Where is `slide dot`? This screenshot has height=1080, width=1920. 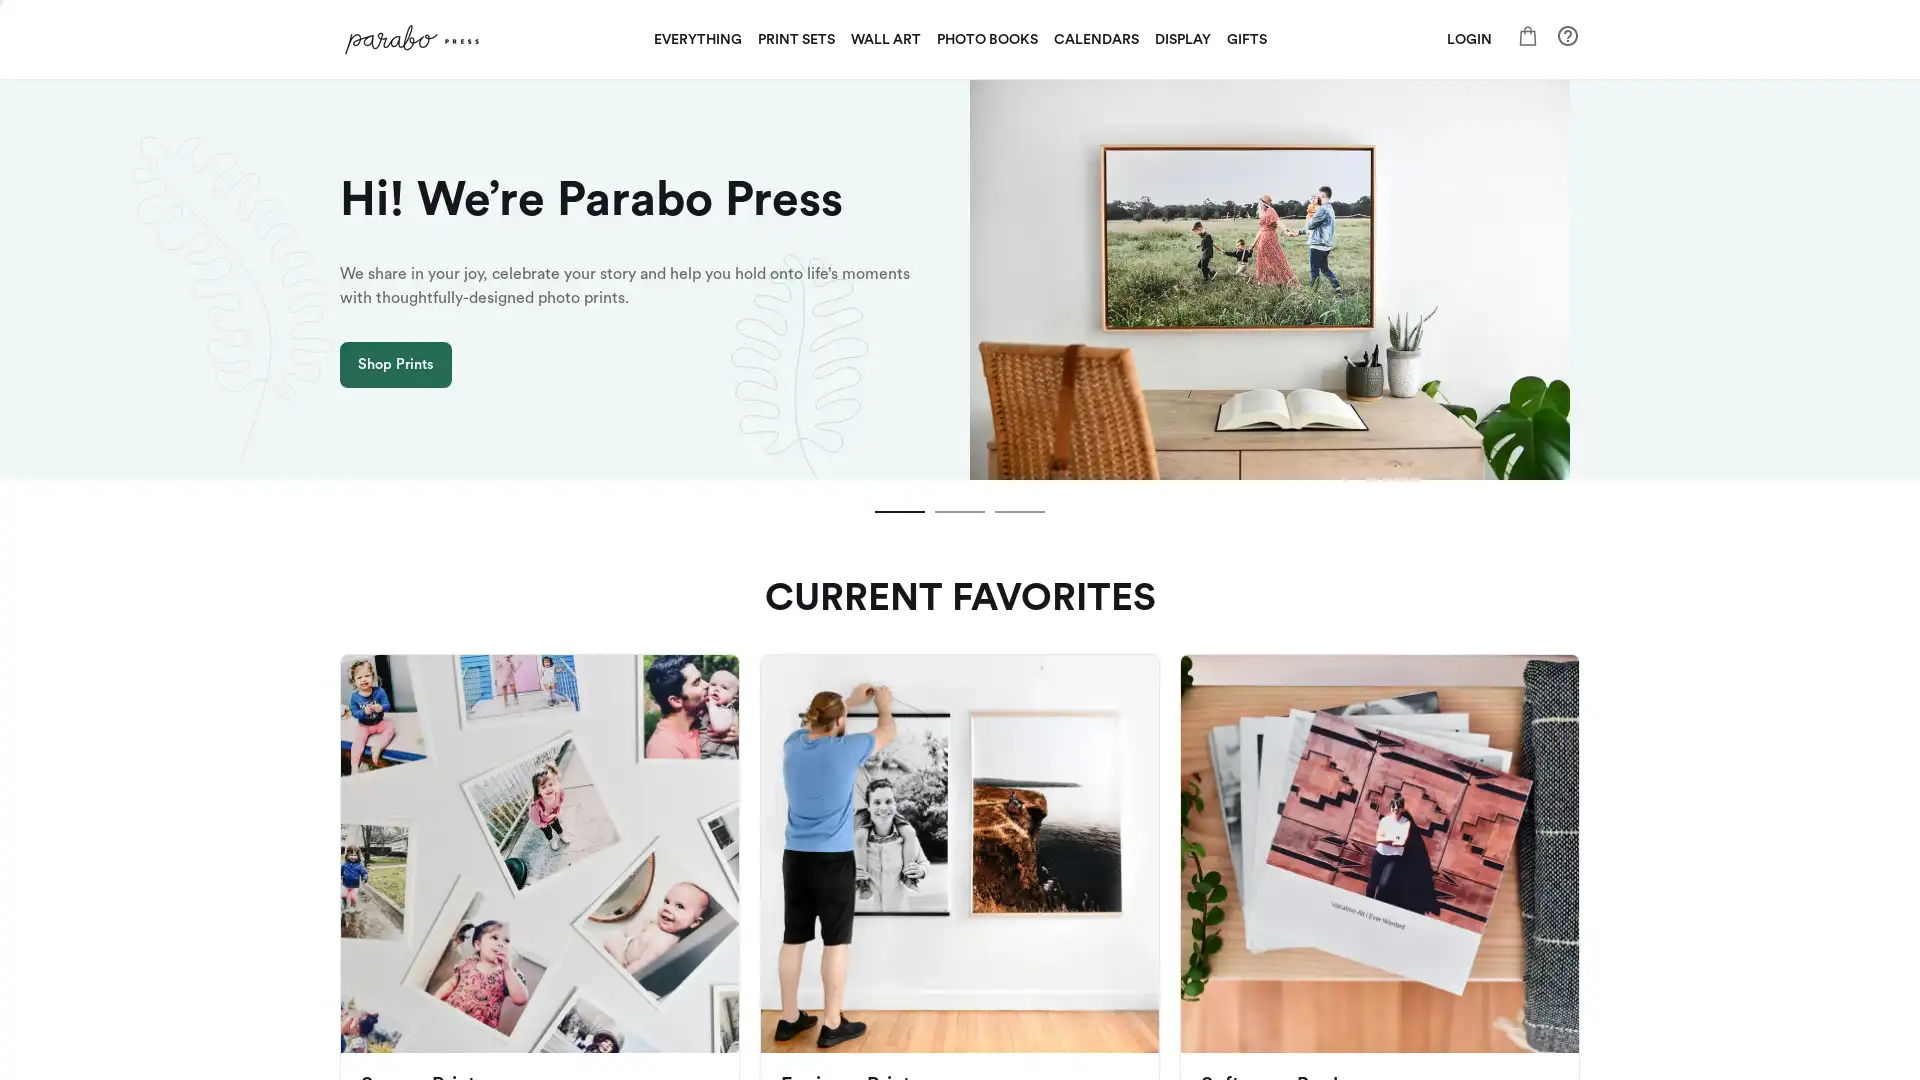
slide dot is located at coordinates (960, 511).